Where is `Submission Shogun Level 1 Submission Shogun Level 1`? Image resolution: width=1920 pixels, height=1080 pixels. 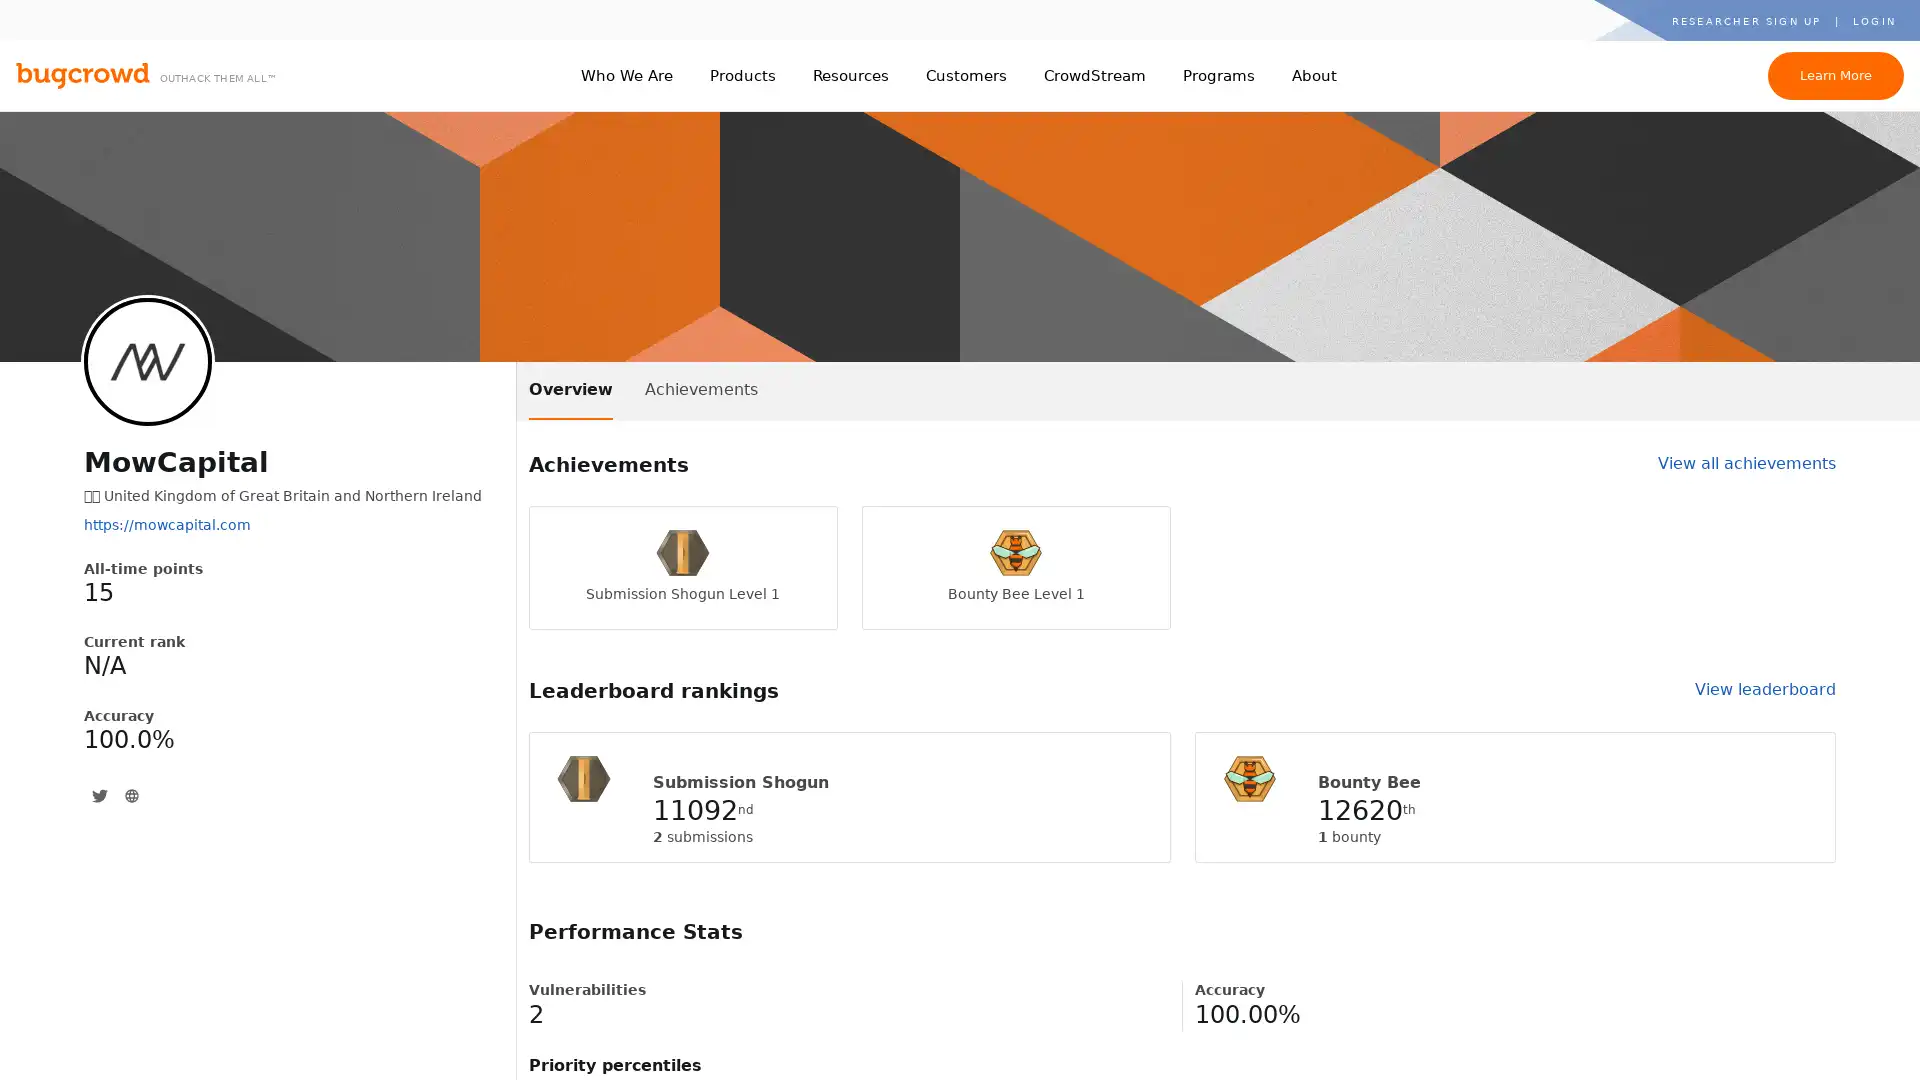 Submission Shogun Level 1 Submission Shogun Level 1 is located at coordinates (682, 567).